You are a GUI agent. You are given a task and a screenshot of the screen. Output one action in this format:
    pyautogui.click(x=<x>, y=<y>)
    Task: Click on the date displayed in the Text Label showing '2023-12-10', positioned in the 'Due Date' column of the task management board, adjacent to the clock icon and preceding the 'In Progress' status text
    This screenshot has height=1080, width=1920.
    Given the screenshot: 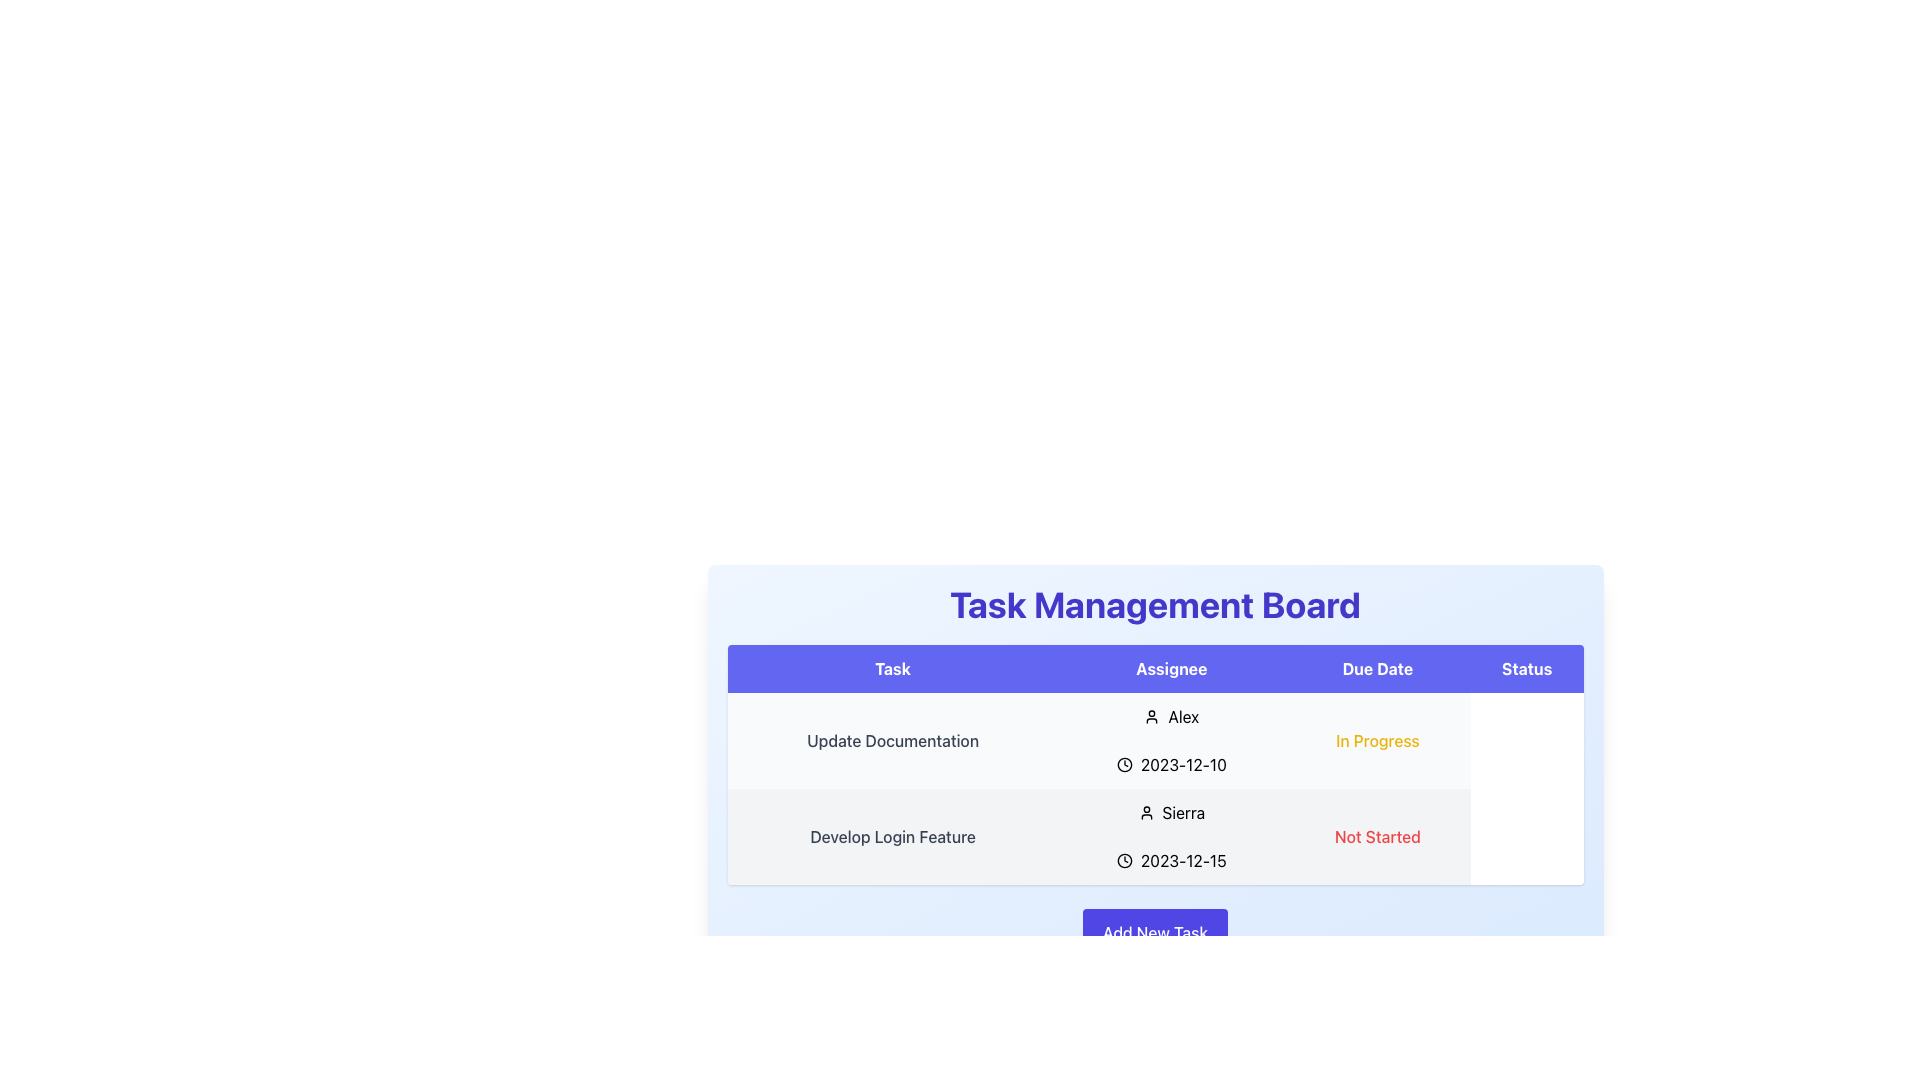 What is the action you would take?
    pyautogui.click(x=1183, y=764)
    